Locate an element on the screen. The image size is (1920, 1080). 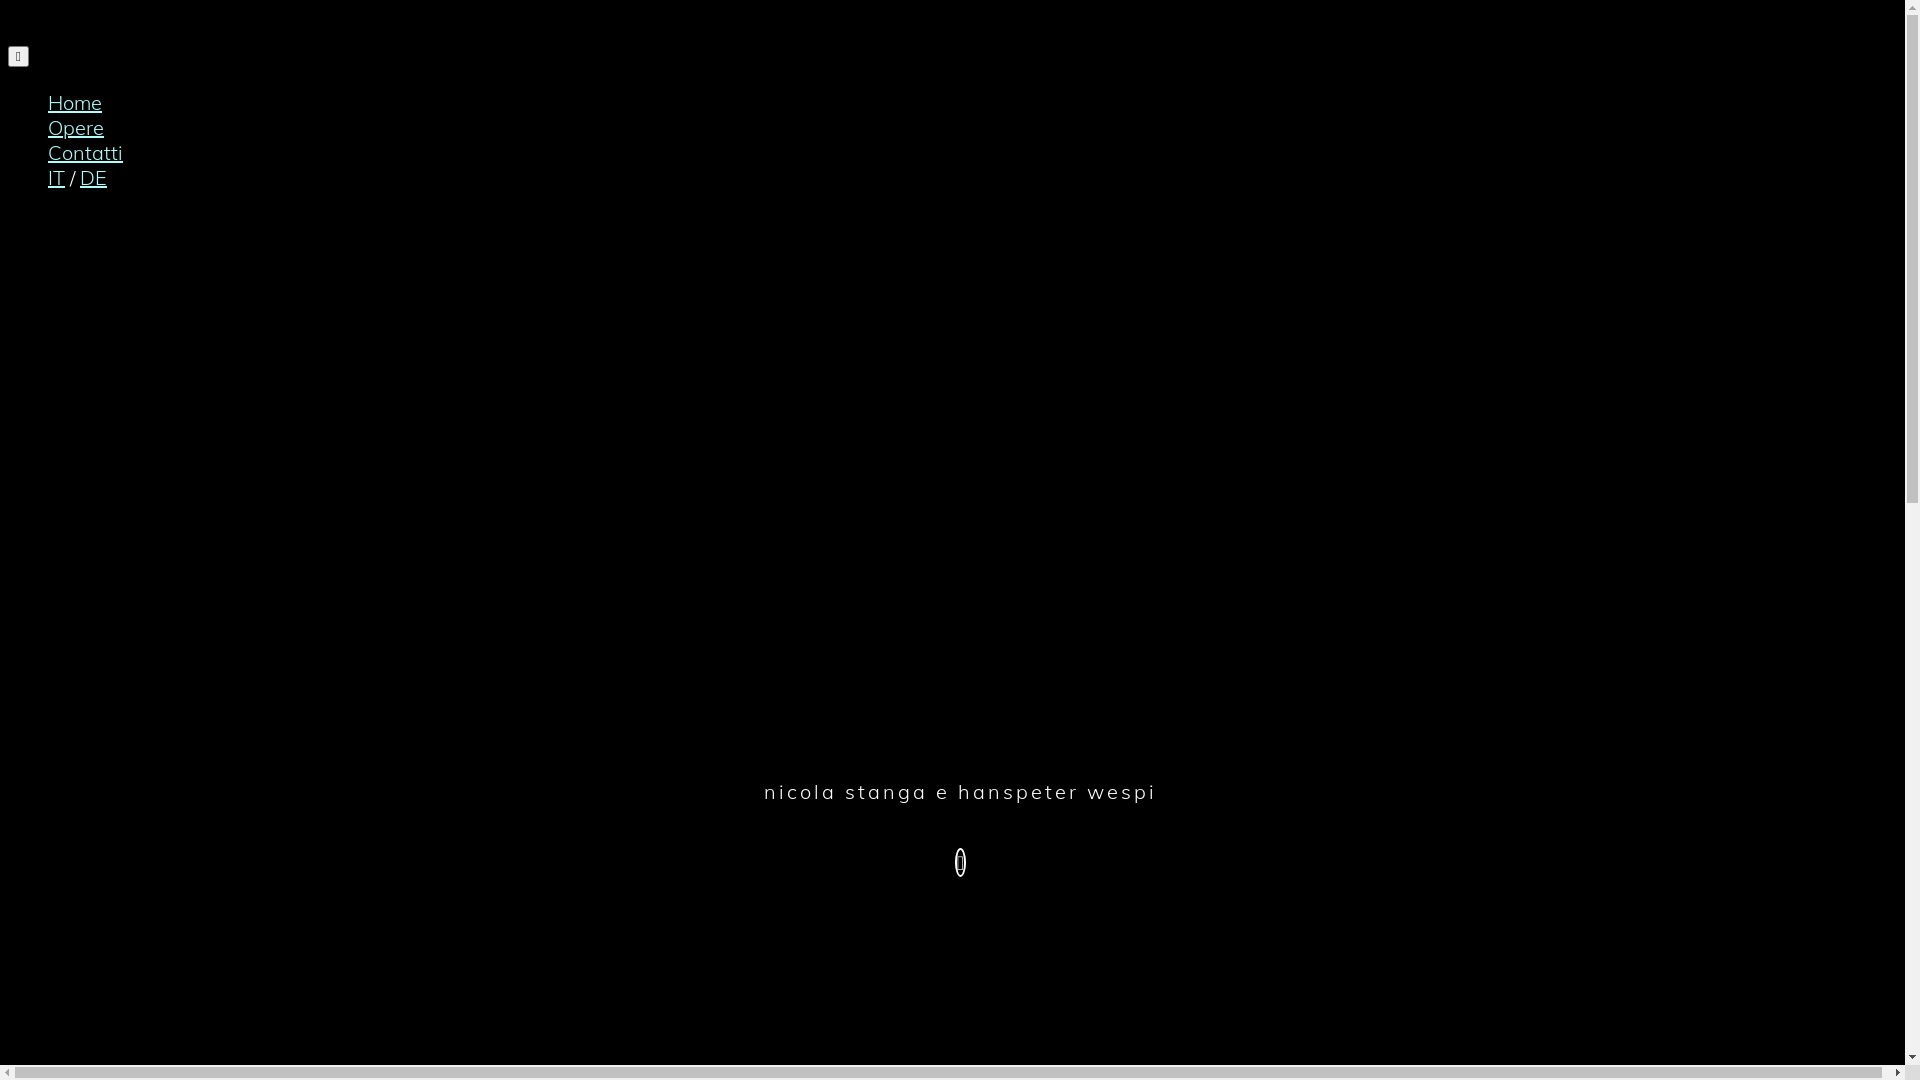
'IT' is located at coordinates (56, 176).